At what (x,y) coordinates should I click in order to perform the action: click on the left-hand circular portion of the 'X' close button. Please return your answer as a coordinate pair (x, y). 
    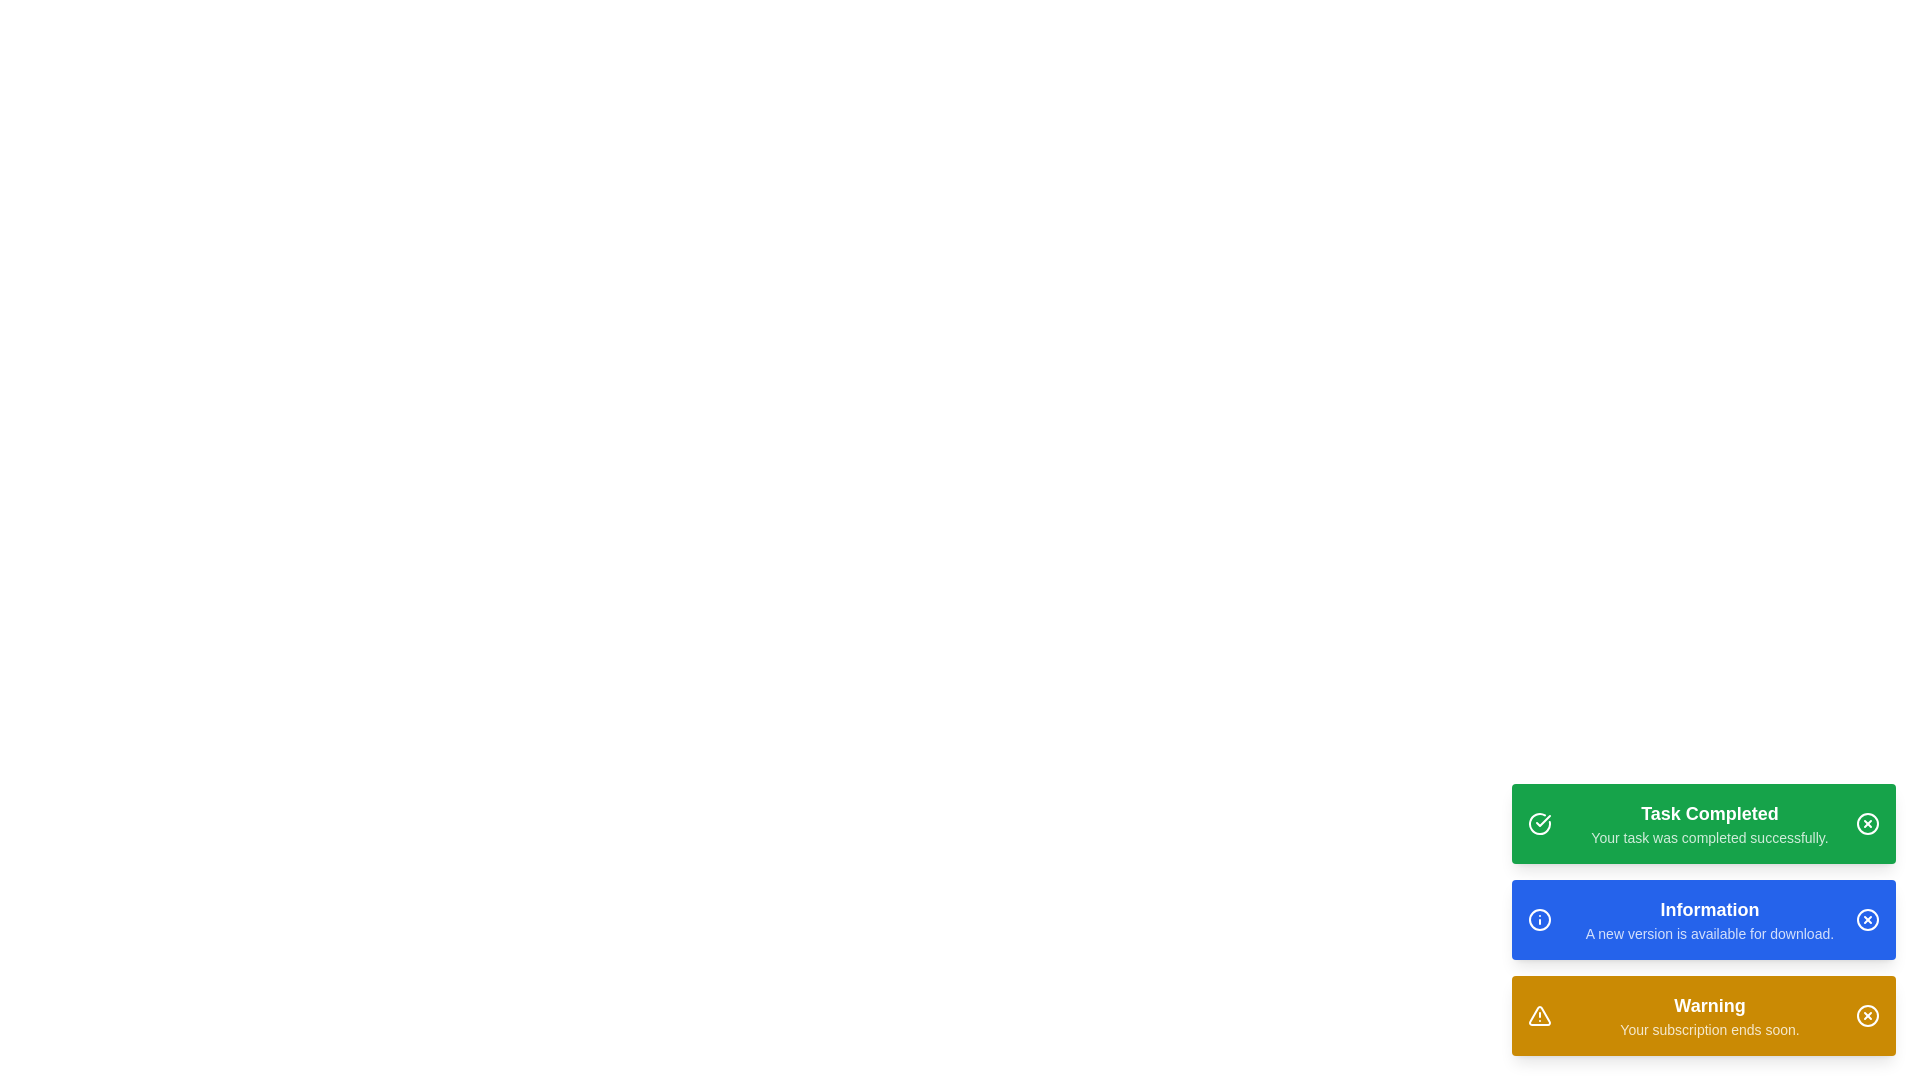
    Looking at the image, I should click on (1866, 1015).